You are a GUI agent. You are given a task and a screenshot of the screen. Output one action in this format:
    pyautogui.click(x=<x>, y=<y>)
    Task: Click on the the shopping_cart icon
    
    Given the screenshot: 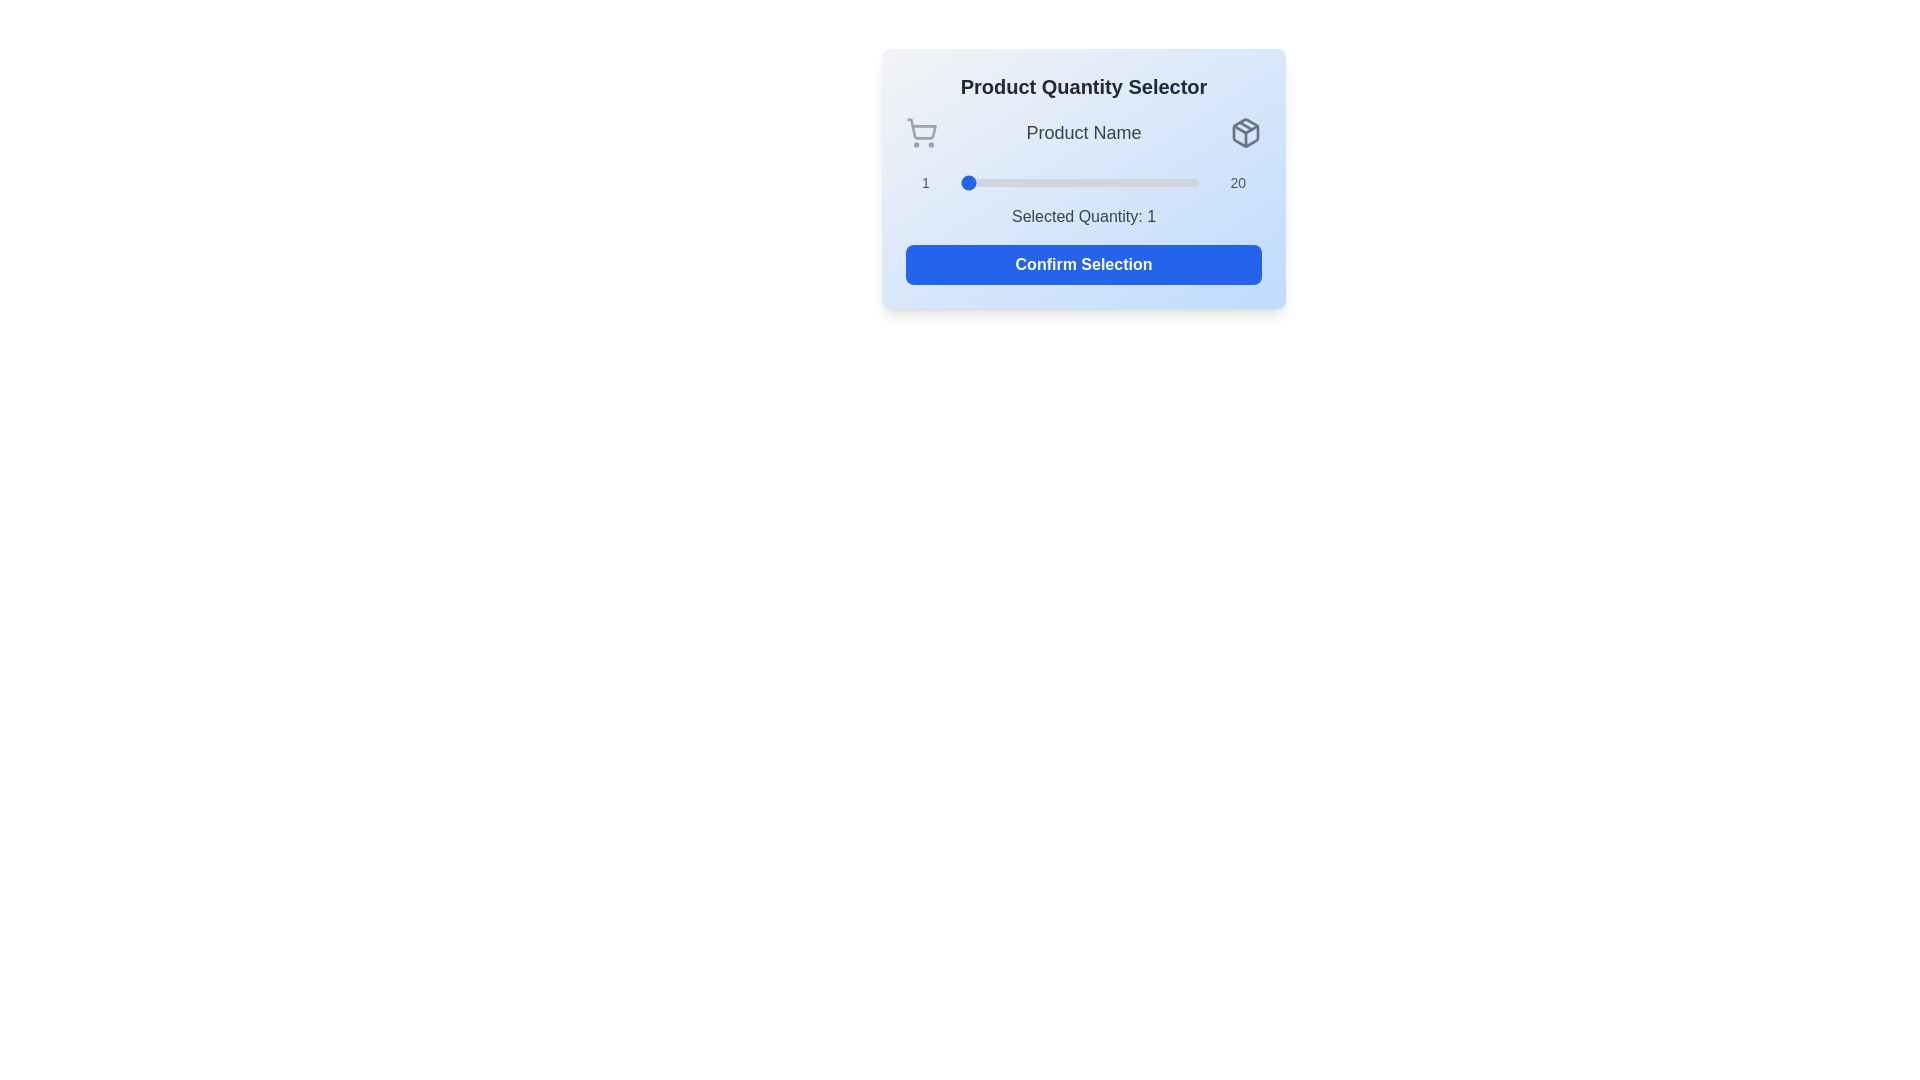 What is the action you would take?
    pyautogui.click(x=920, y=132)
    